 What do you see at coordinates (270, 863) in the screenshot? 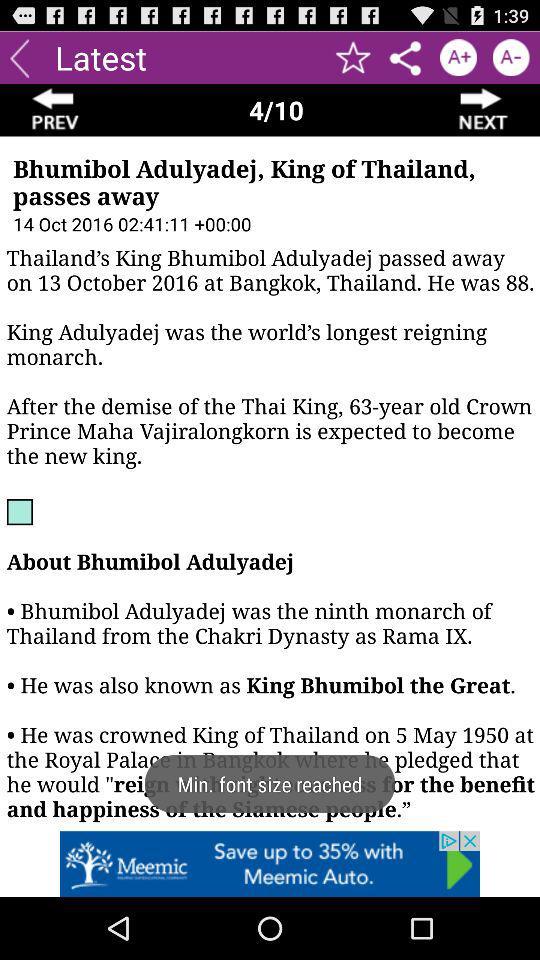
I see `open advert` at bounding box center [270, 863].